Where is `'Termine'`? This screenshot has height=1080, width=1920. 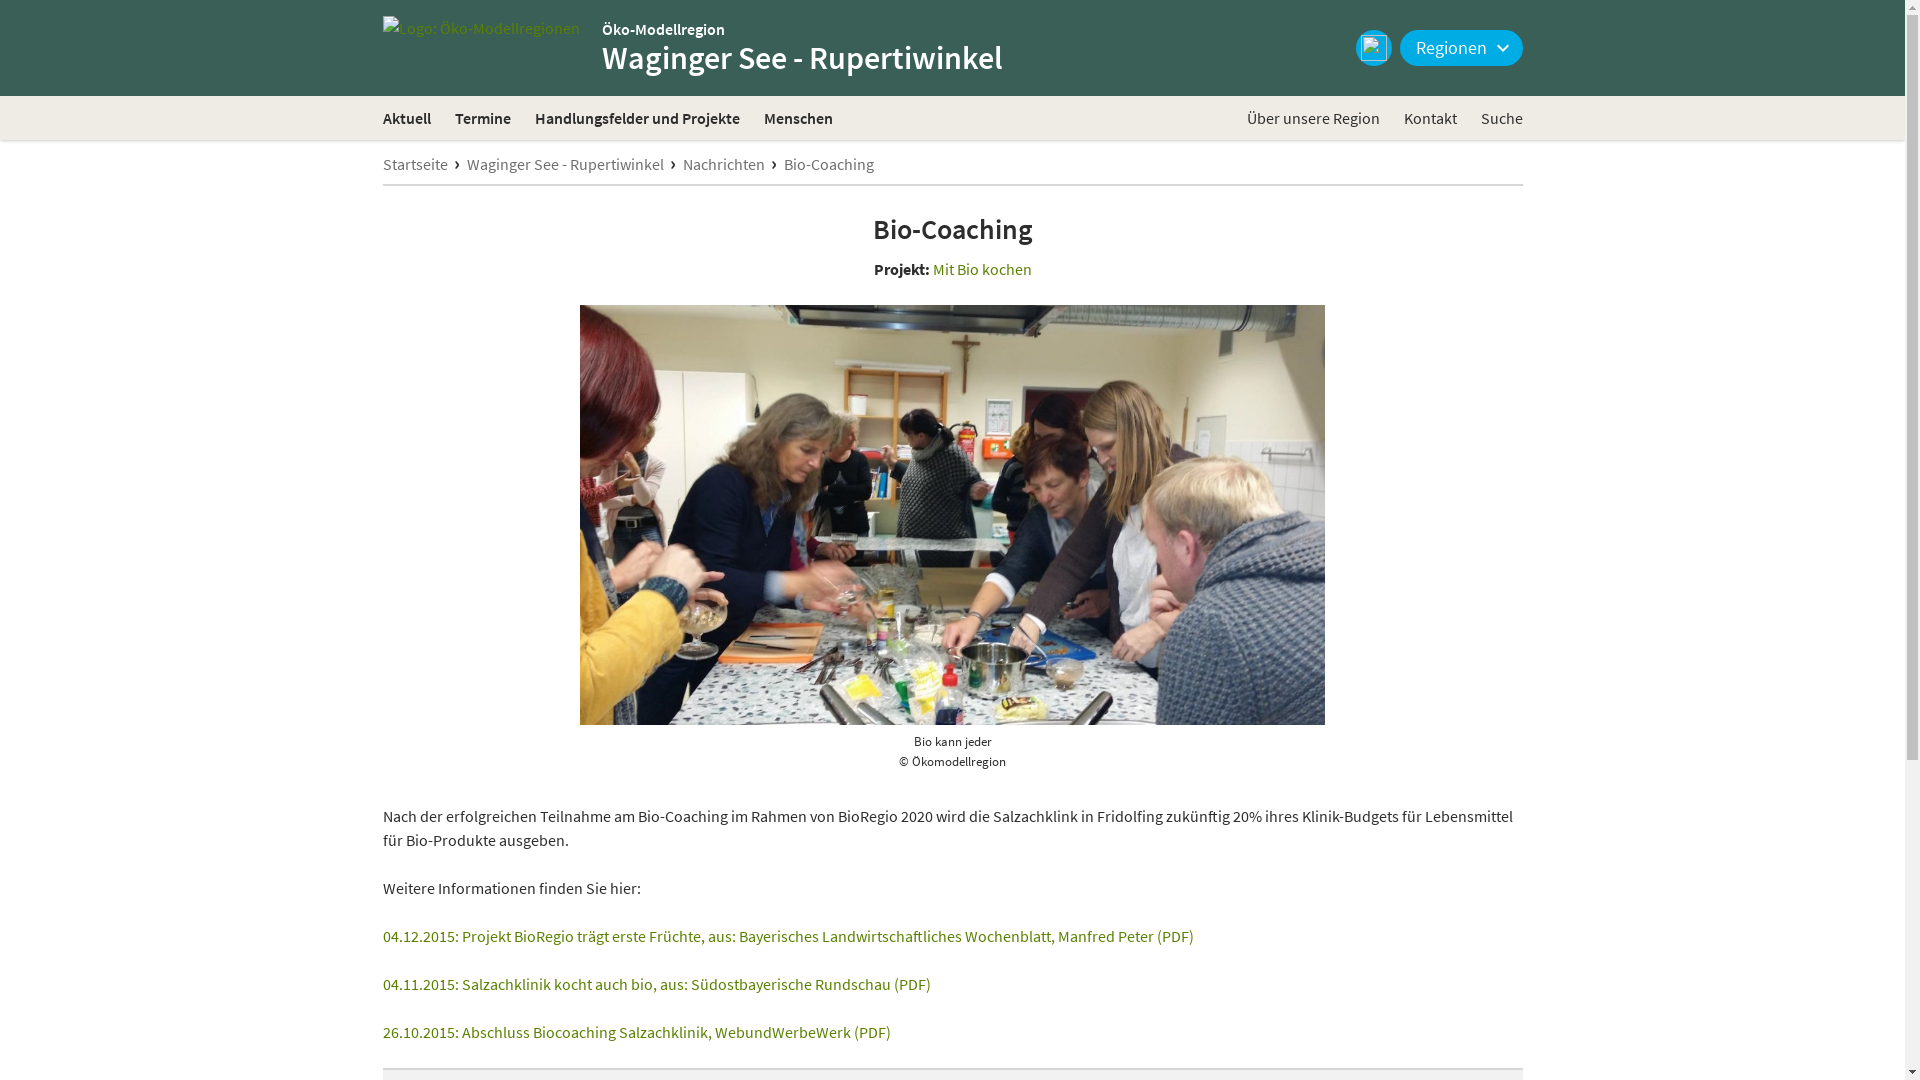
'Termine' is located at coordinates (481, 118).